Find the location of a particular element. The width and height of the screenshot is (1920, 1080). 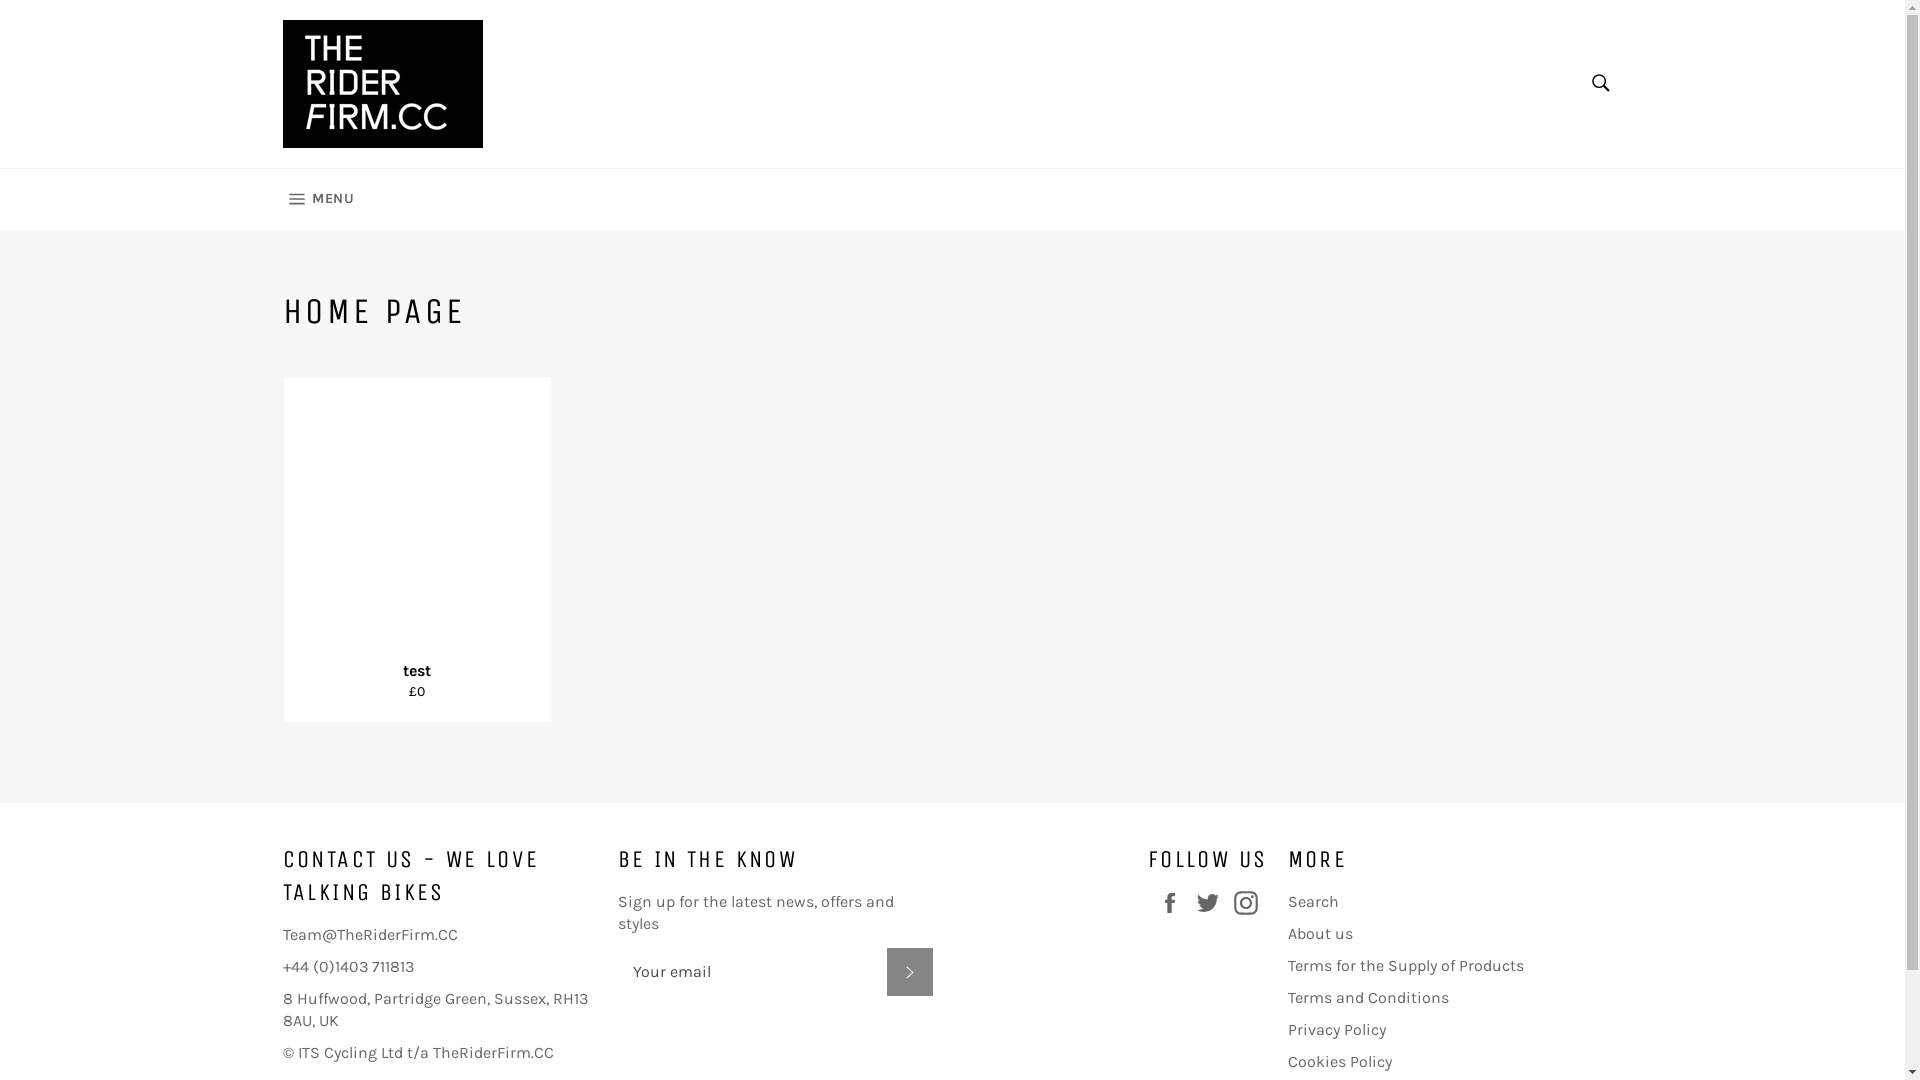

'Search' is located at coordinates (1313, 901).